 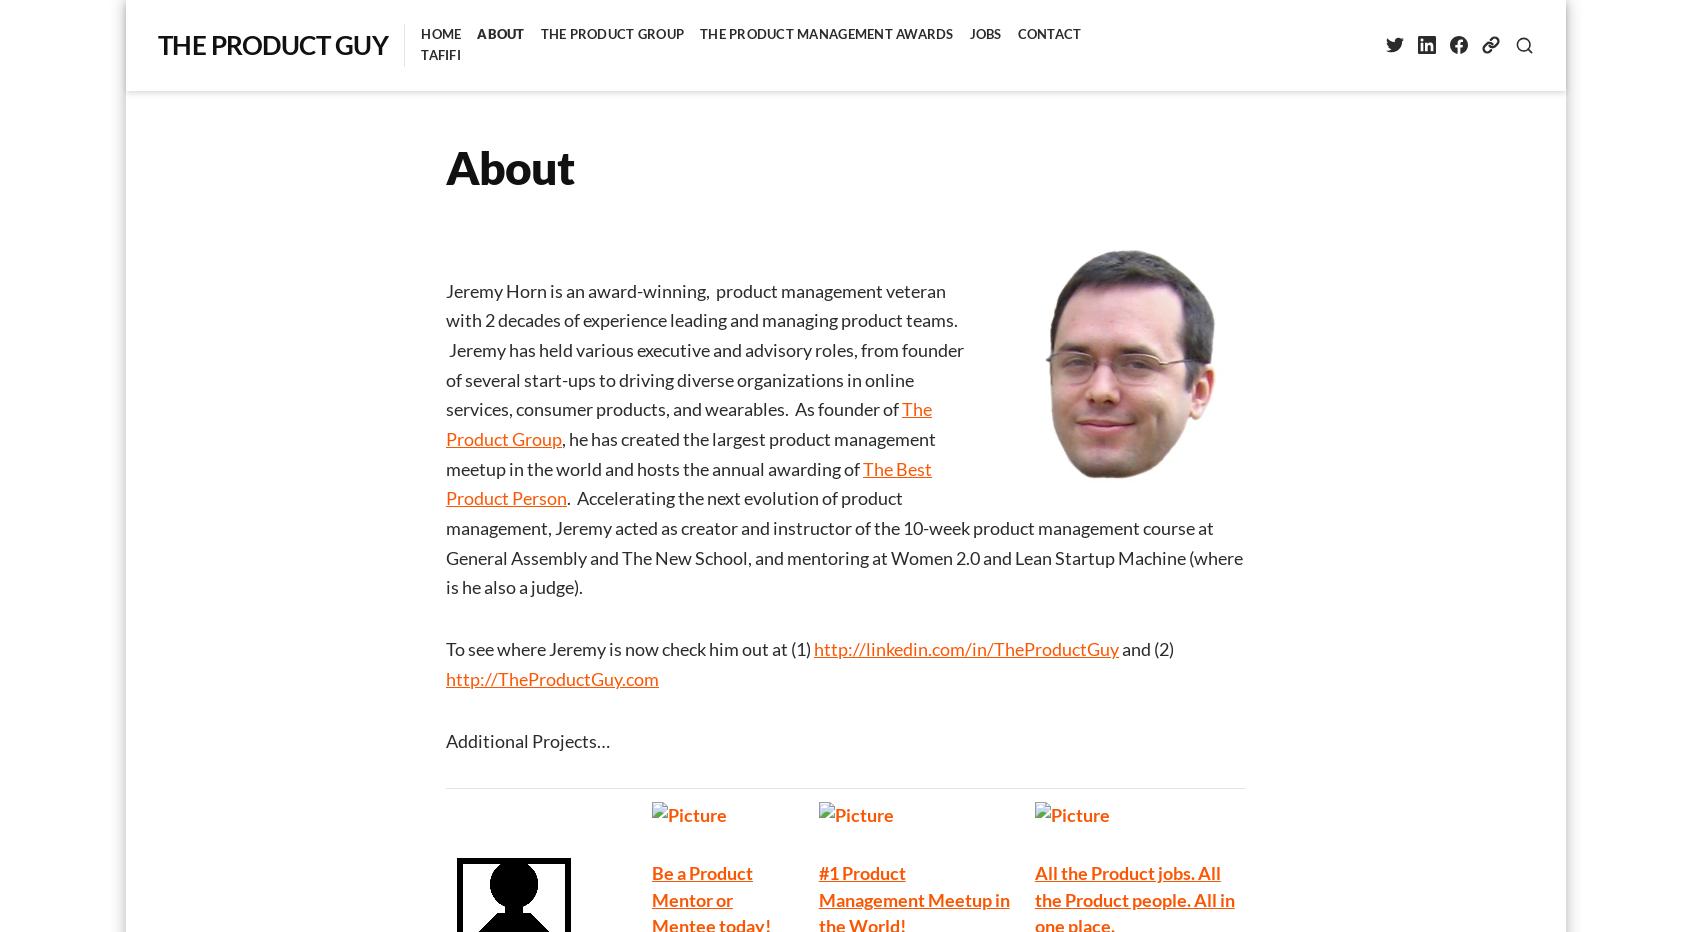 What do you see at coordinates (844, 542) in the screenshot?
I see `'.  Accelerating the next evolution of product management, Jeremy acted as creator and instructor of the 10-week product management course at General Assembly and The New School, and mentoring at Women 2.0 and Lean Startup Machine (where is he also a judge).'` at bounding box center [844, 542].